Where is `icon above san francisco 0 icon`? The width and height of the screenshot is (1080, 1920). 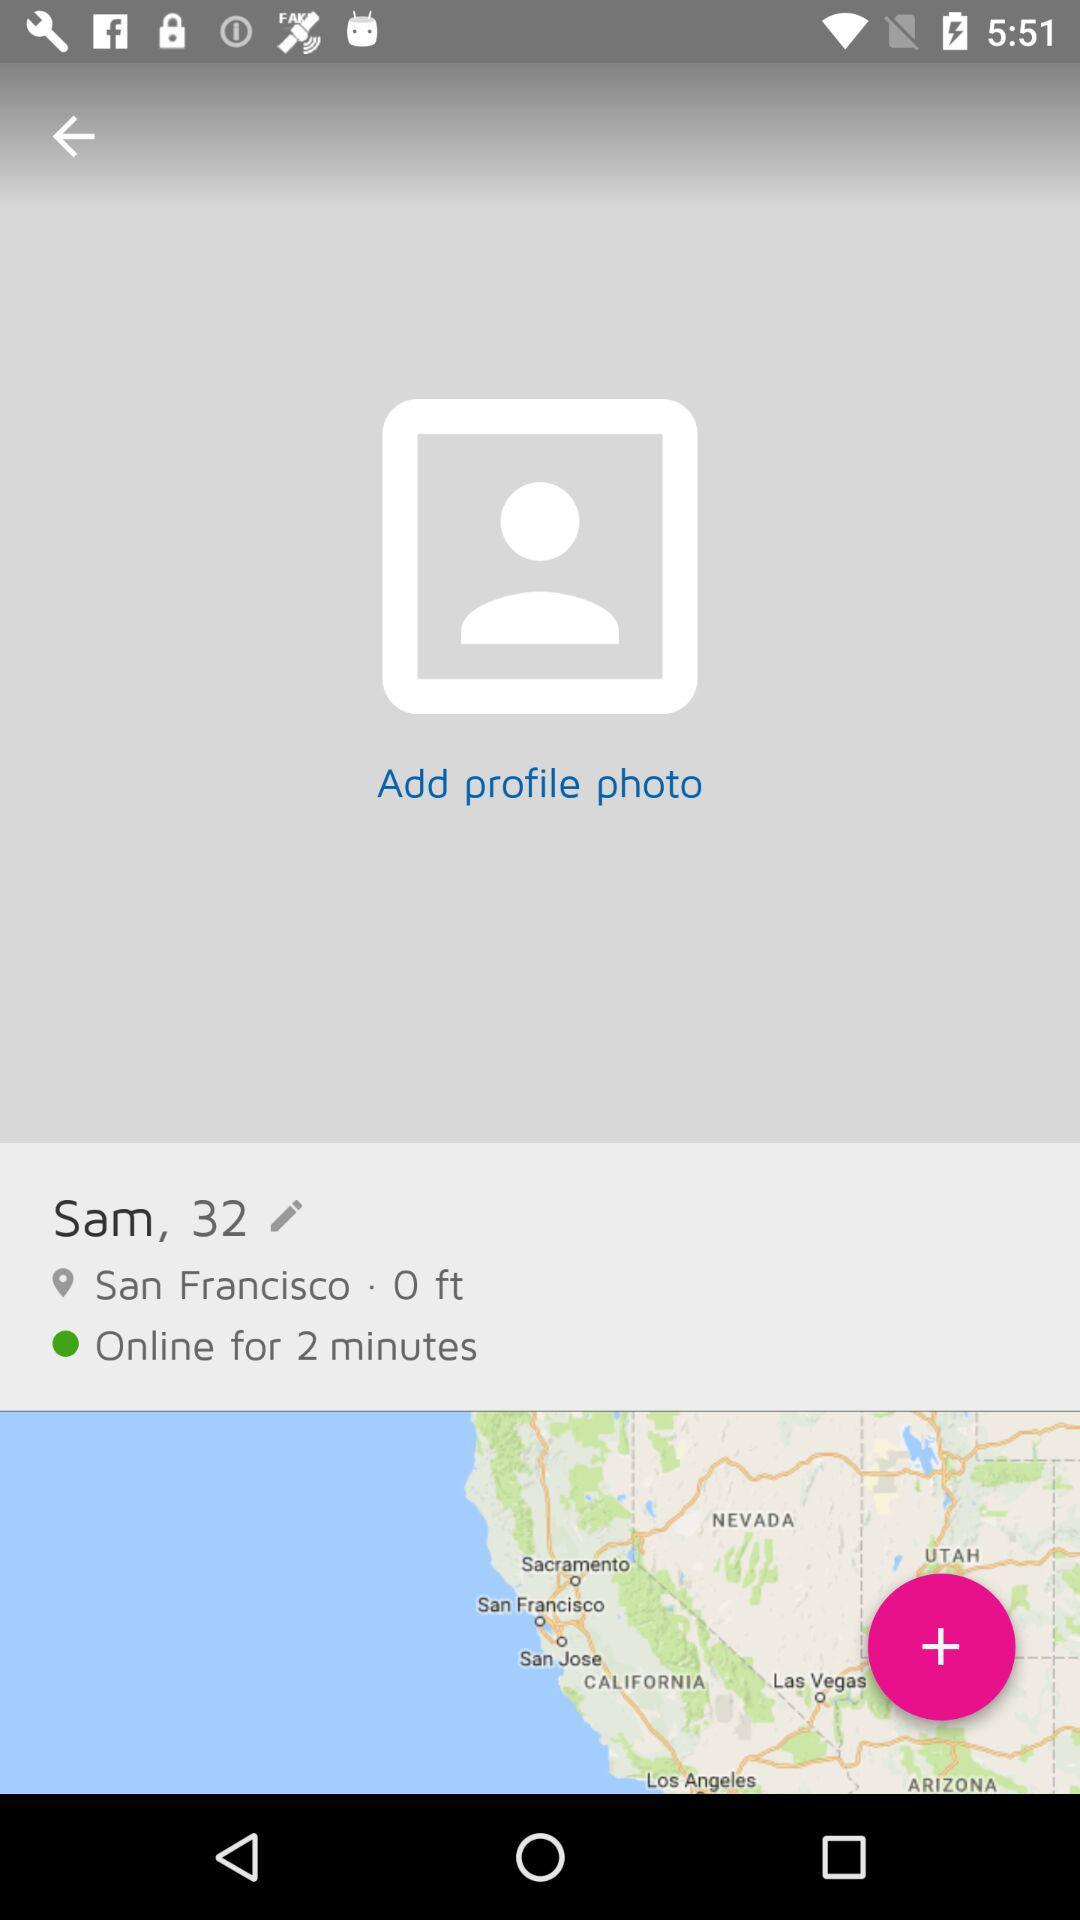
icon above san francisco 0 icon is located at coordinates (227, 1215).